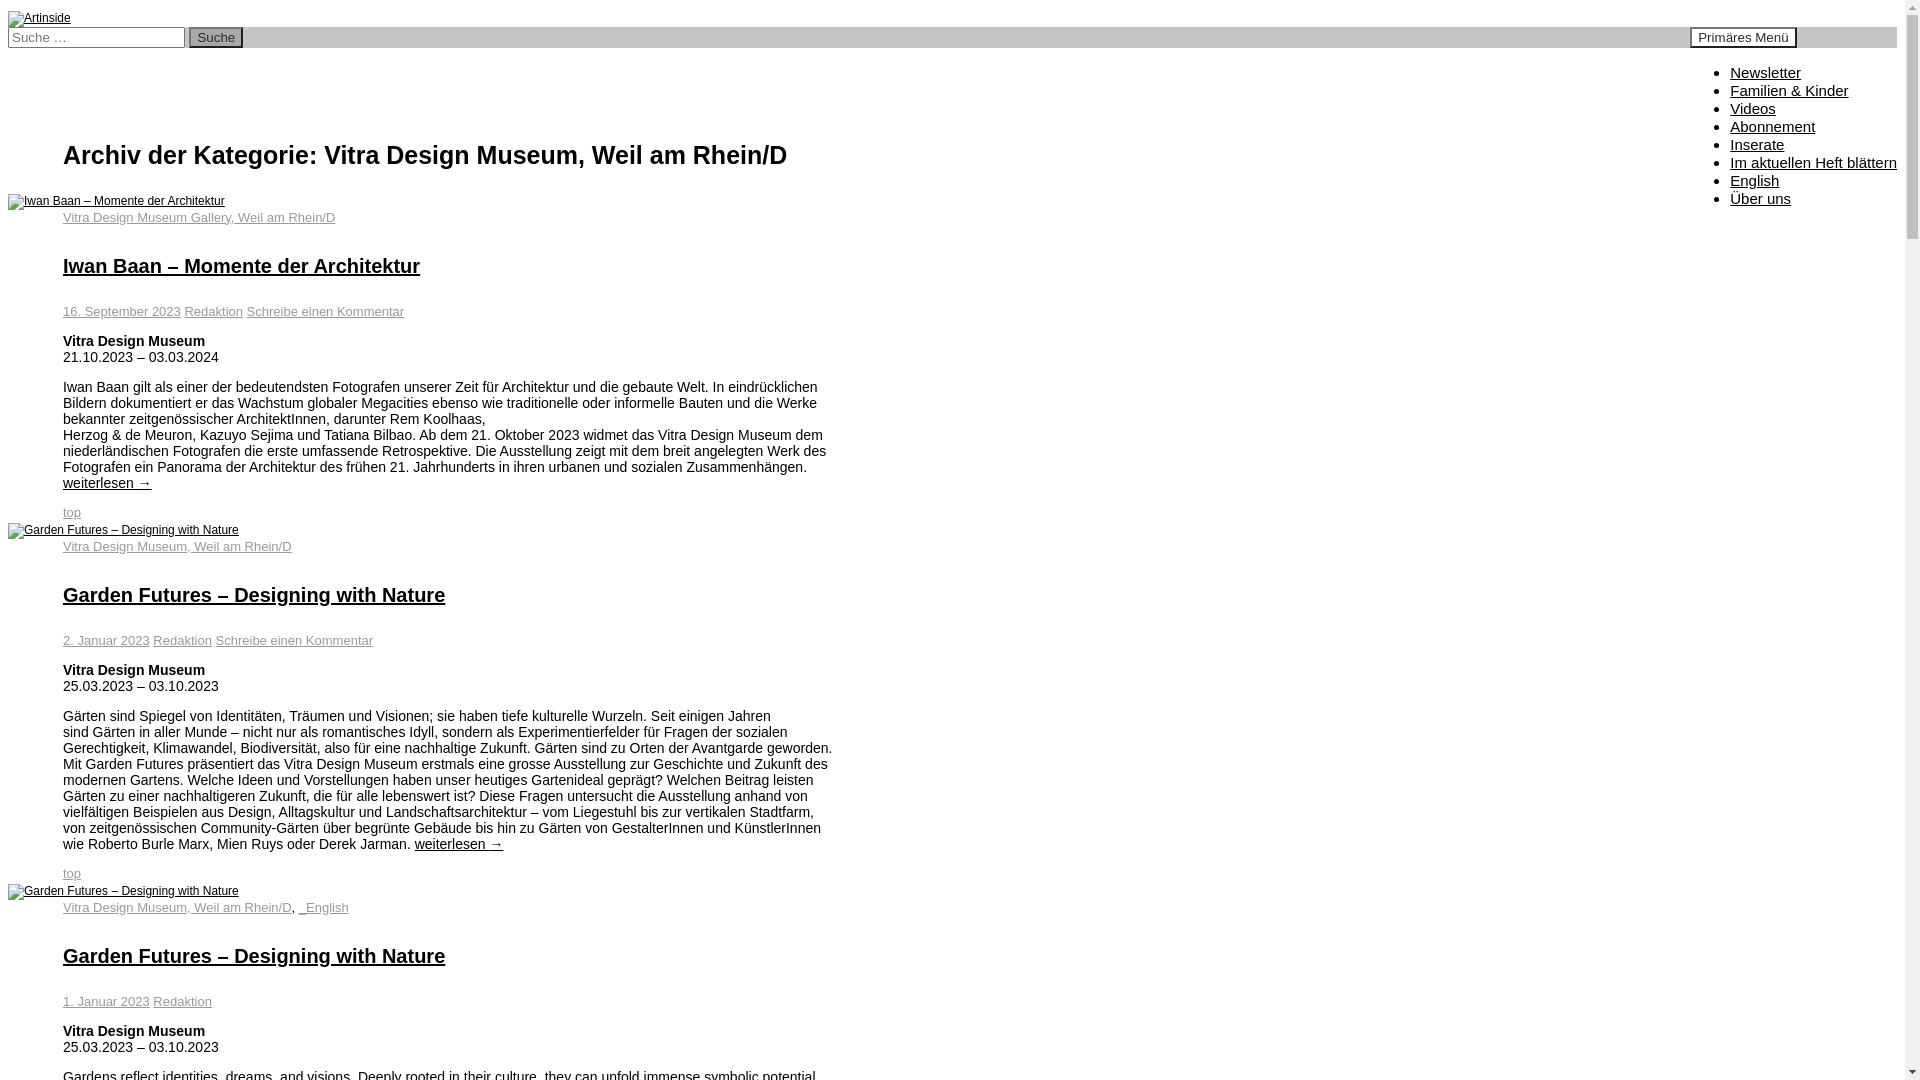 This screenshot has height=1080, width=1920. What do you see at coordinates (62, 639) in the screenshot?
I see `'2. Januar 2023'` at bounding box center [62, 639].